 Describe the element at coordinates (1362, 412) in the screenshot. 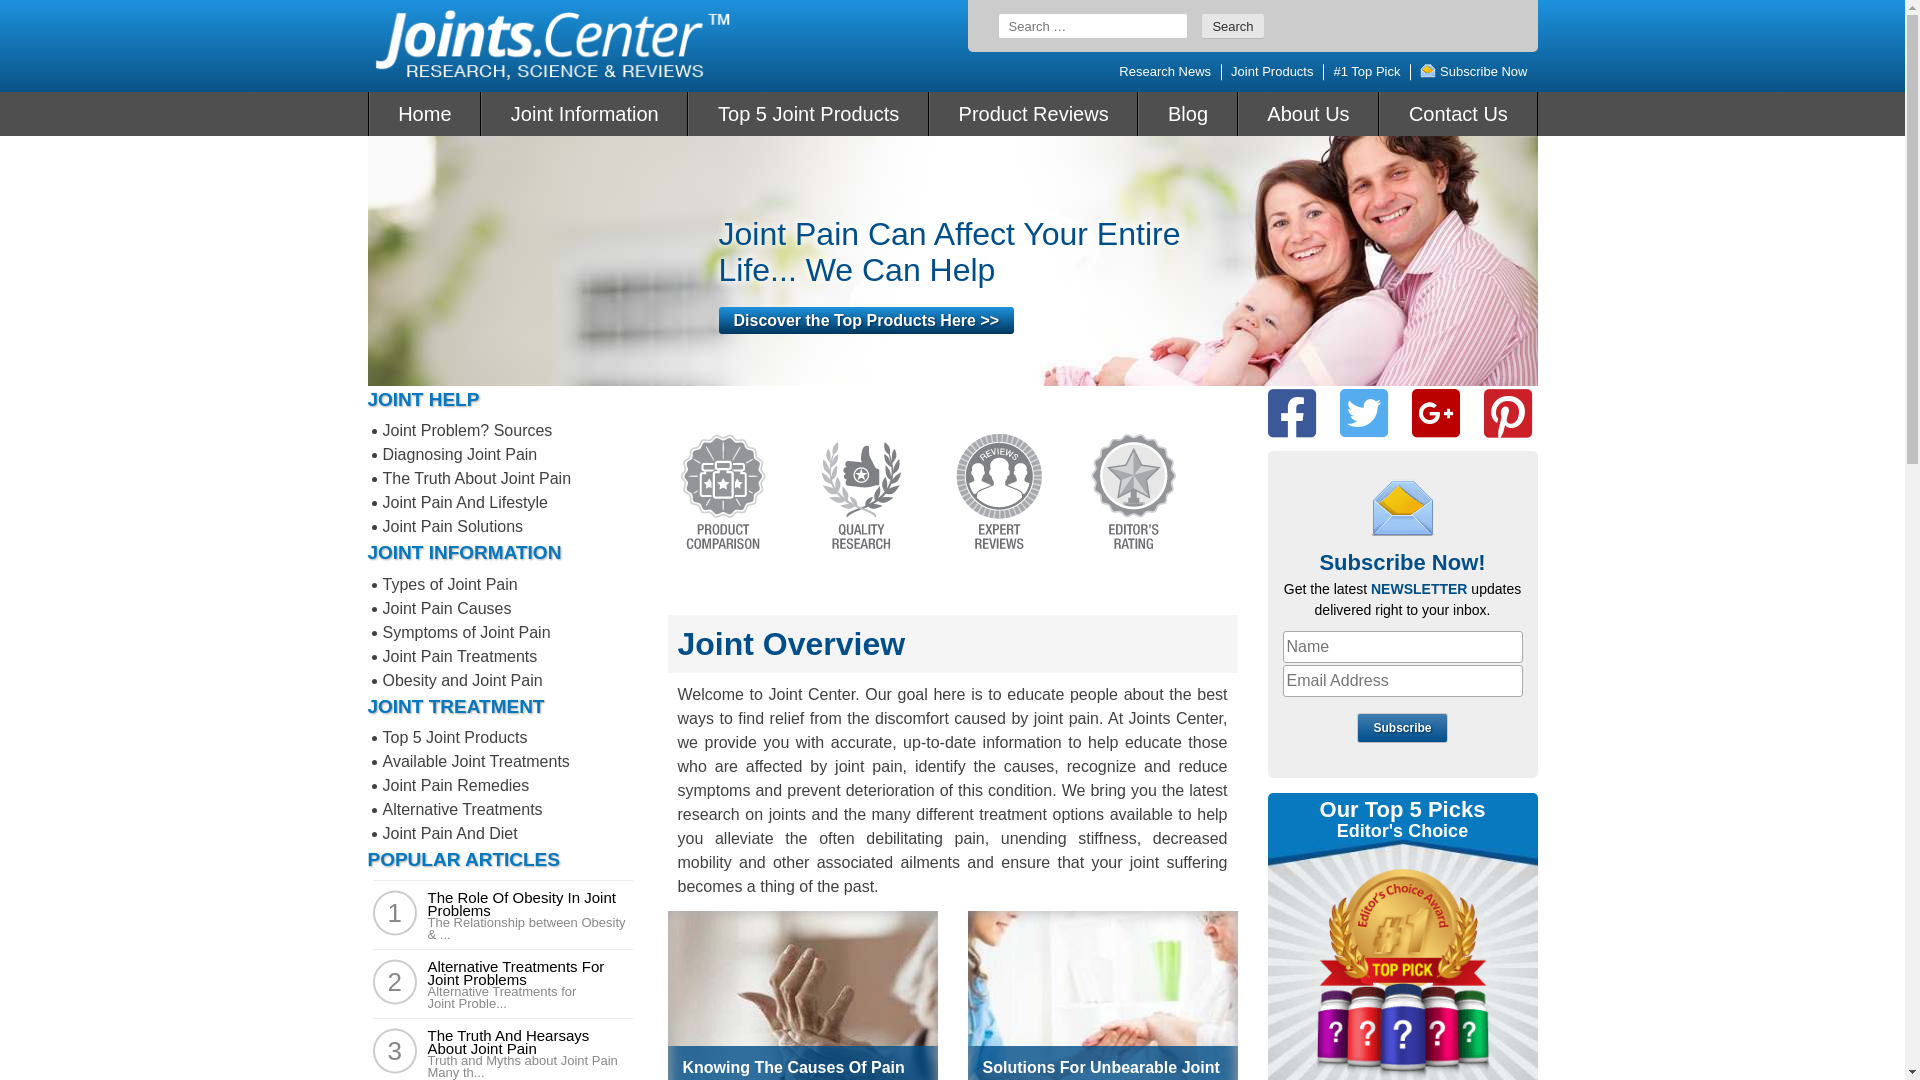

I see `'Twitter'` at that location.